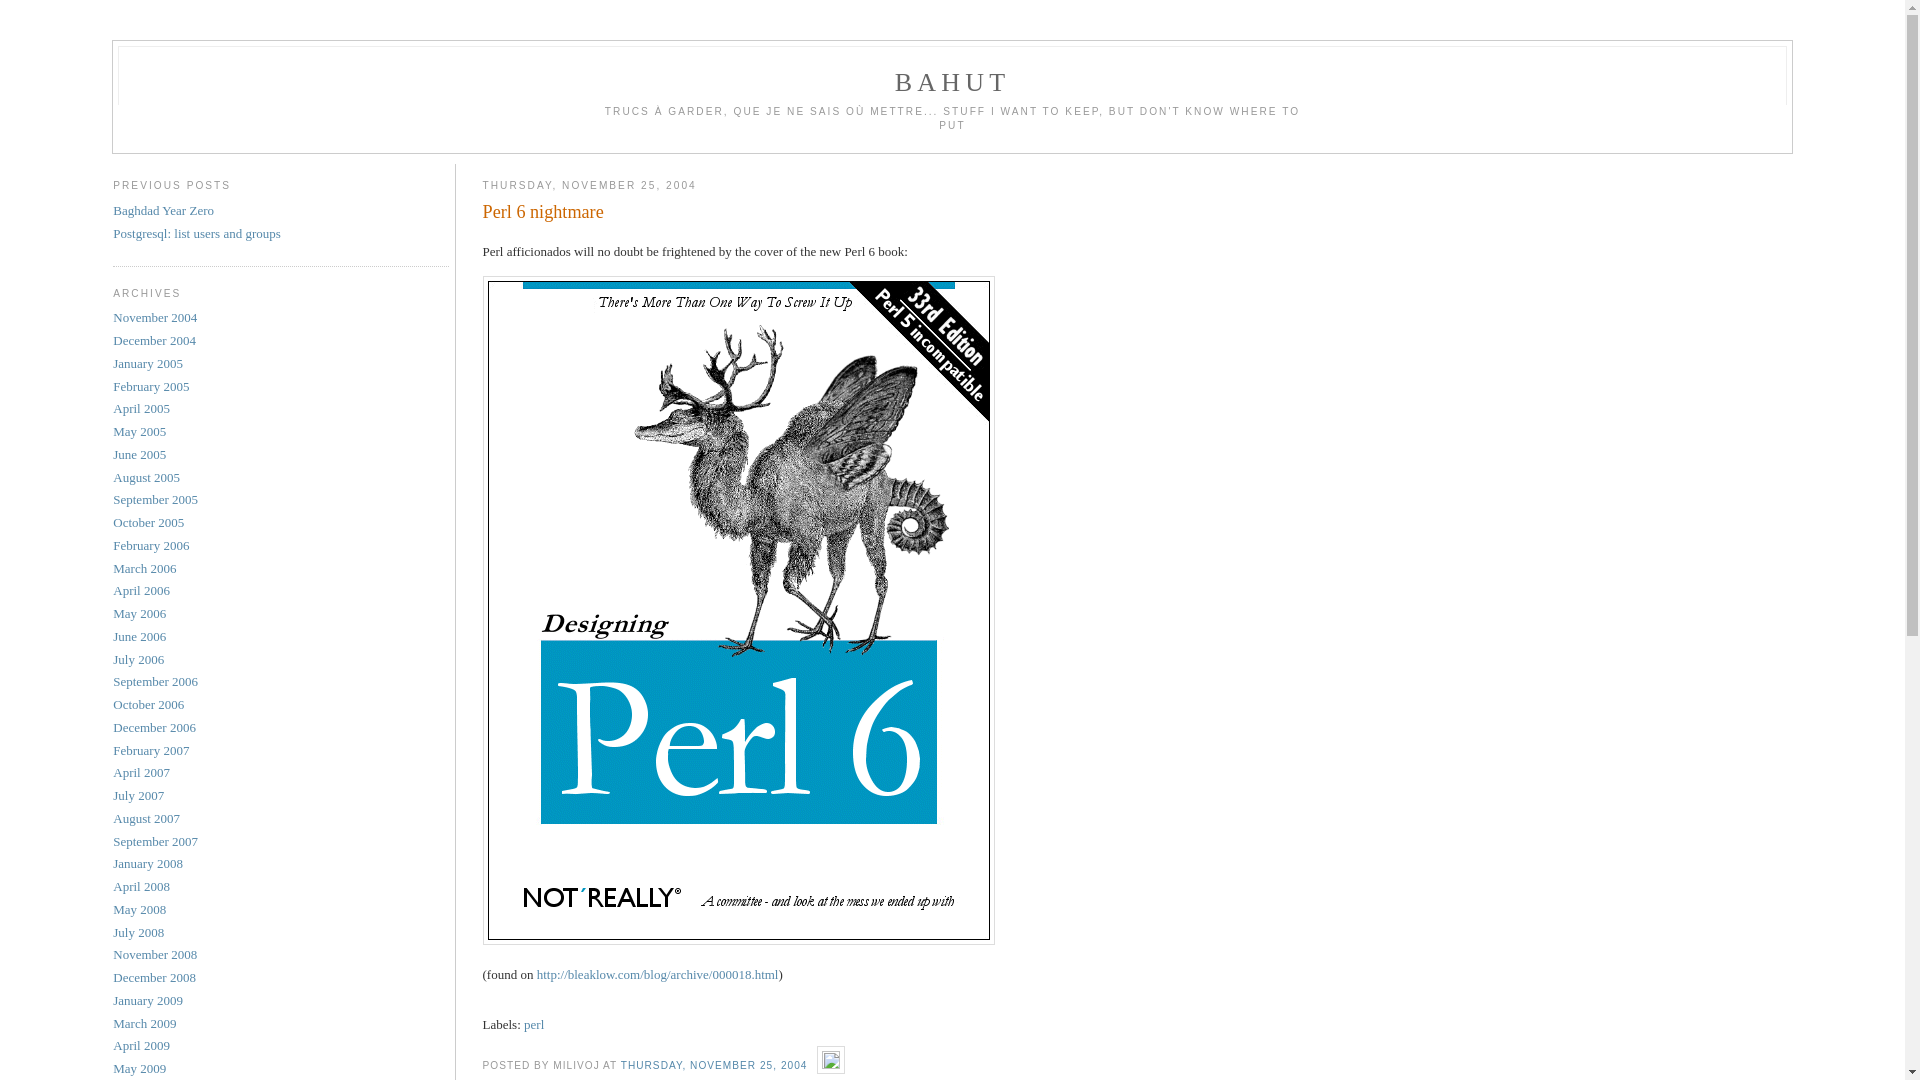  I want to click on 'April 2008', so click(140, 885).